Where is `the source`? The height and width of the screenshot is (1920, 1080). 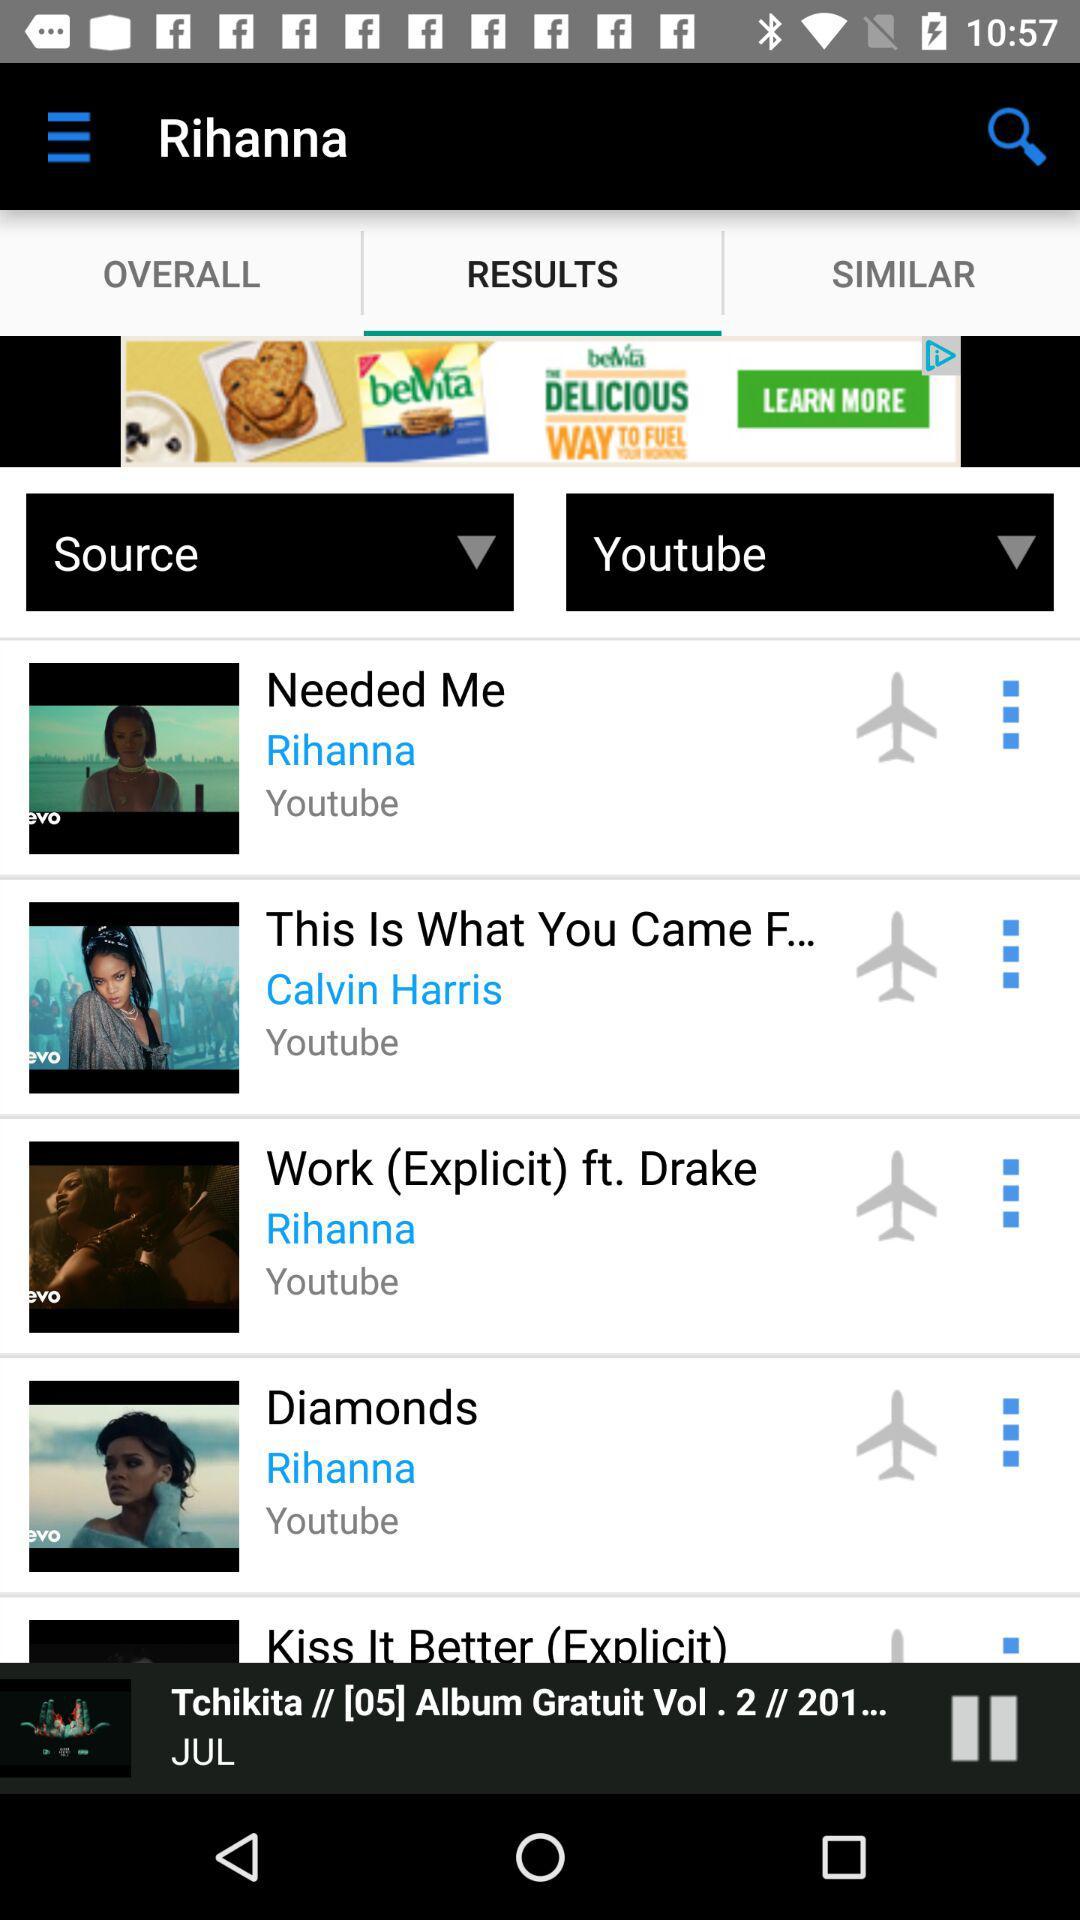 the source is located at coordinates (238, 552).